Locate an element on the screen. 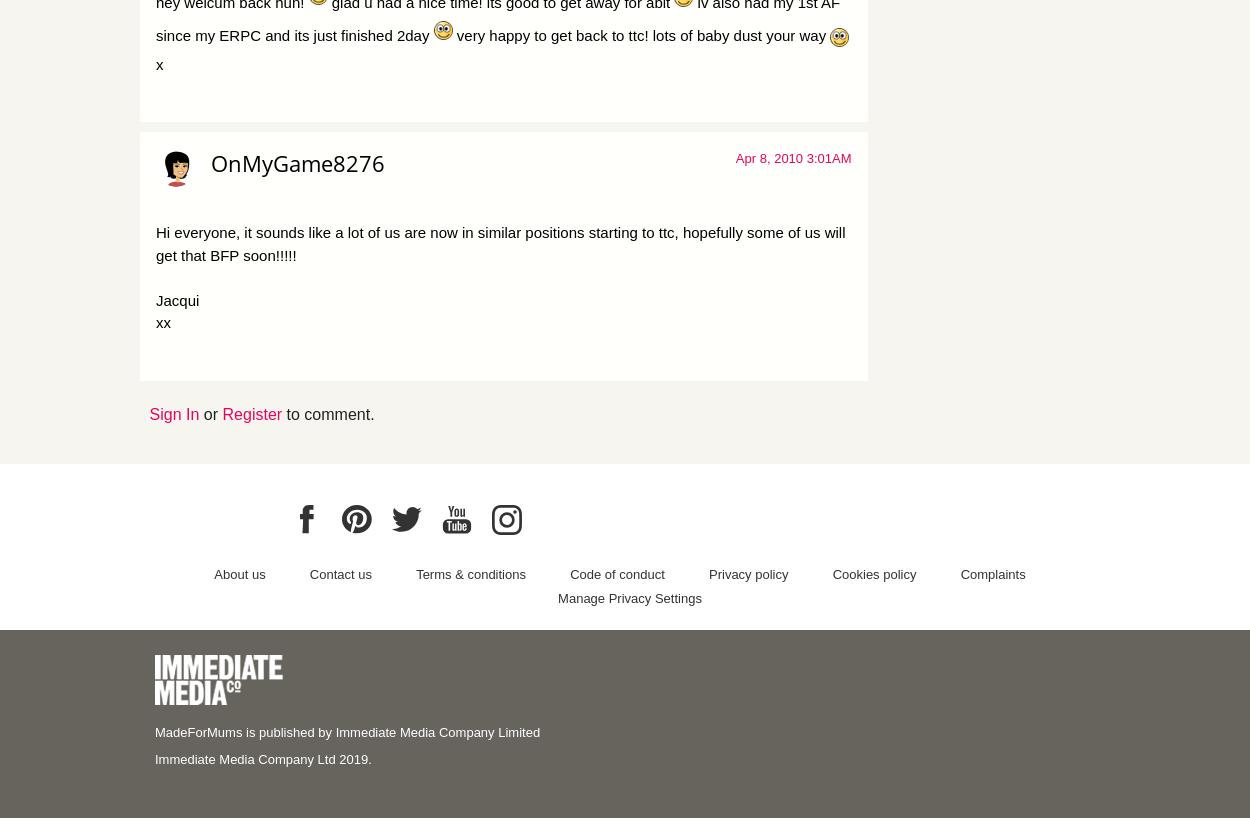 The image size is (1250, 818). 'Terms & conditions' is located at coordinates (469, 572).